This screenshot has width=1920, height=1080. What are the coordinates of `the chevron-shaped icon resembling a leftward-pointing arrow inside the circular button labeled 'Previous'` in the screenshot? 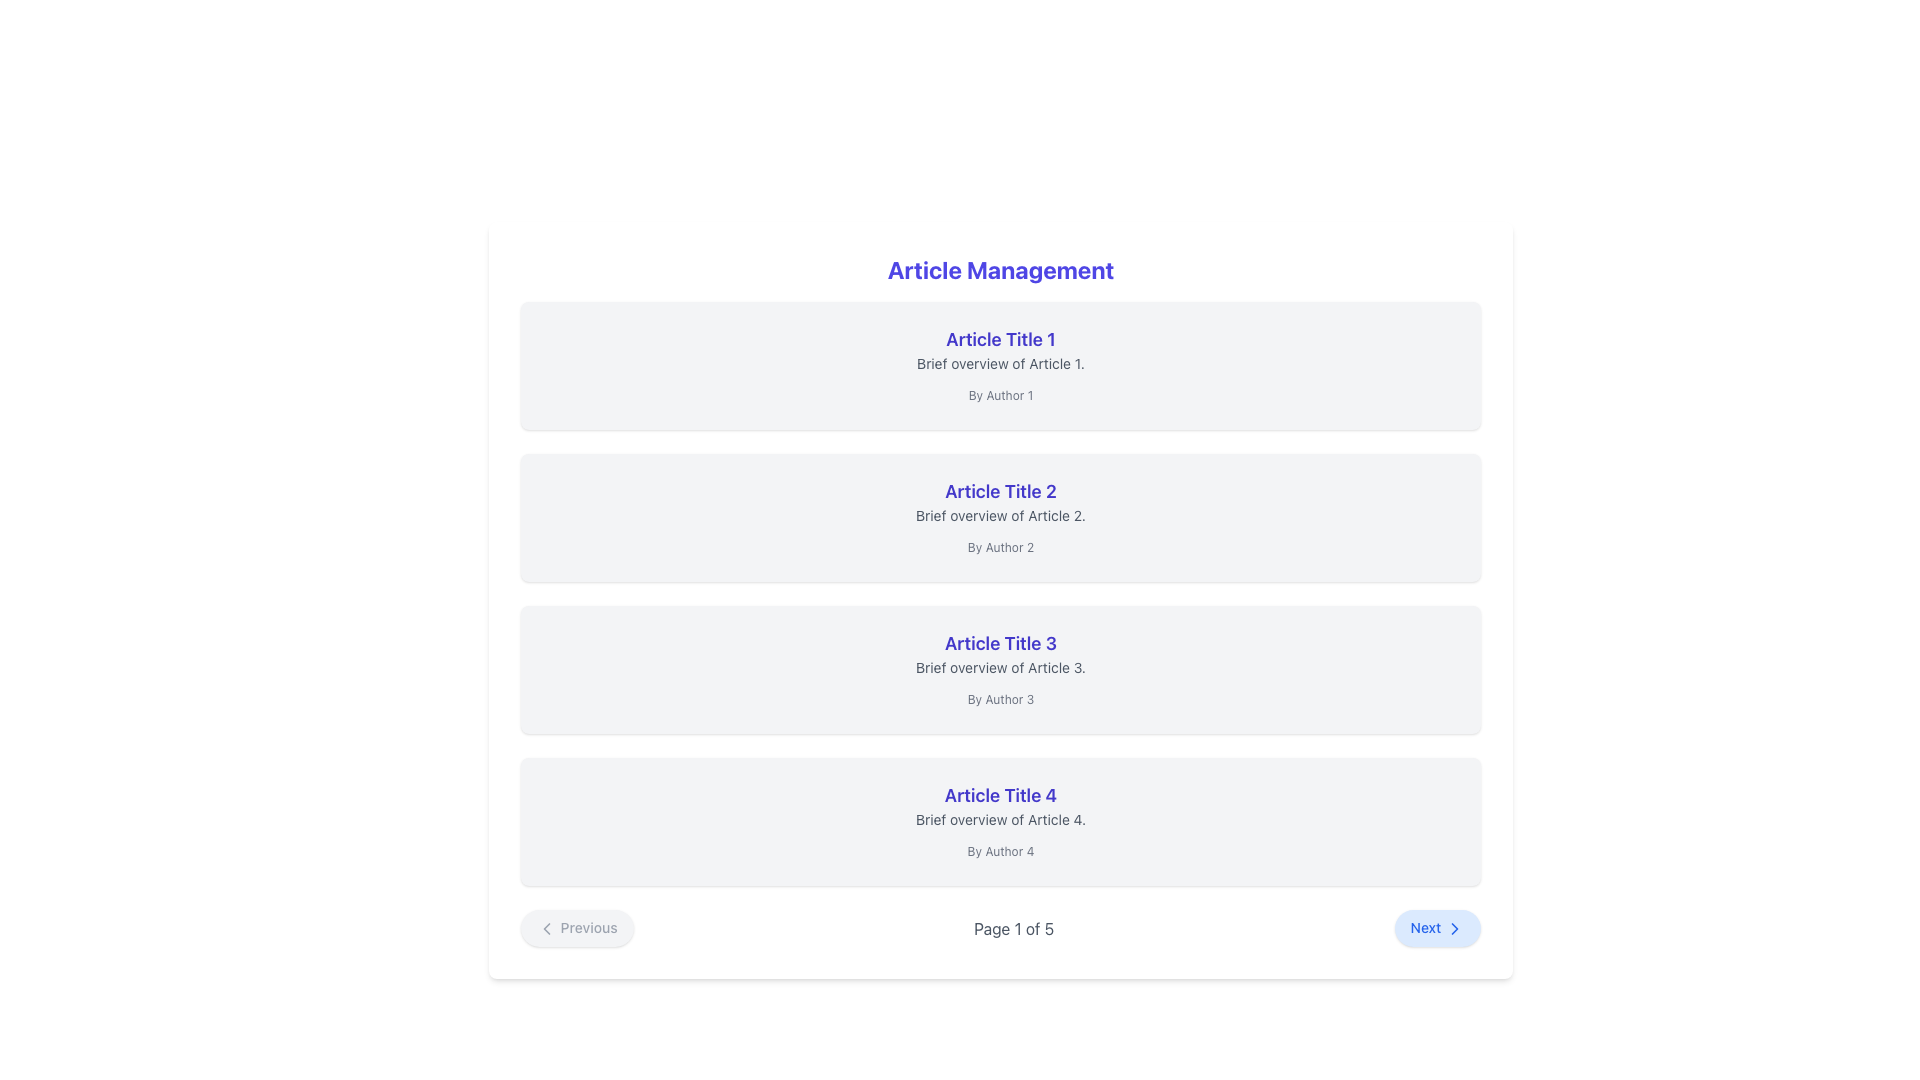 It's located at (547, 929).